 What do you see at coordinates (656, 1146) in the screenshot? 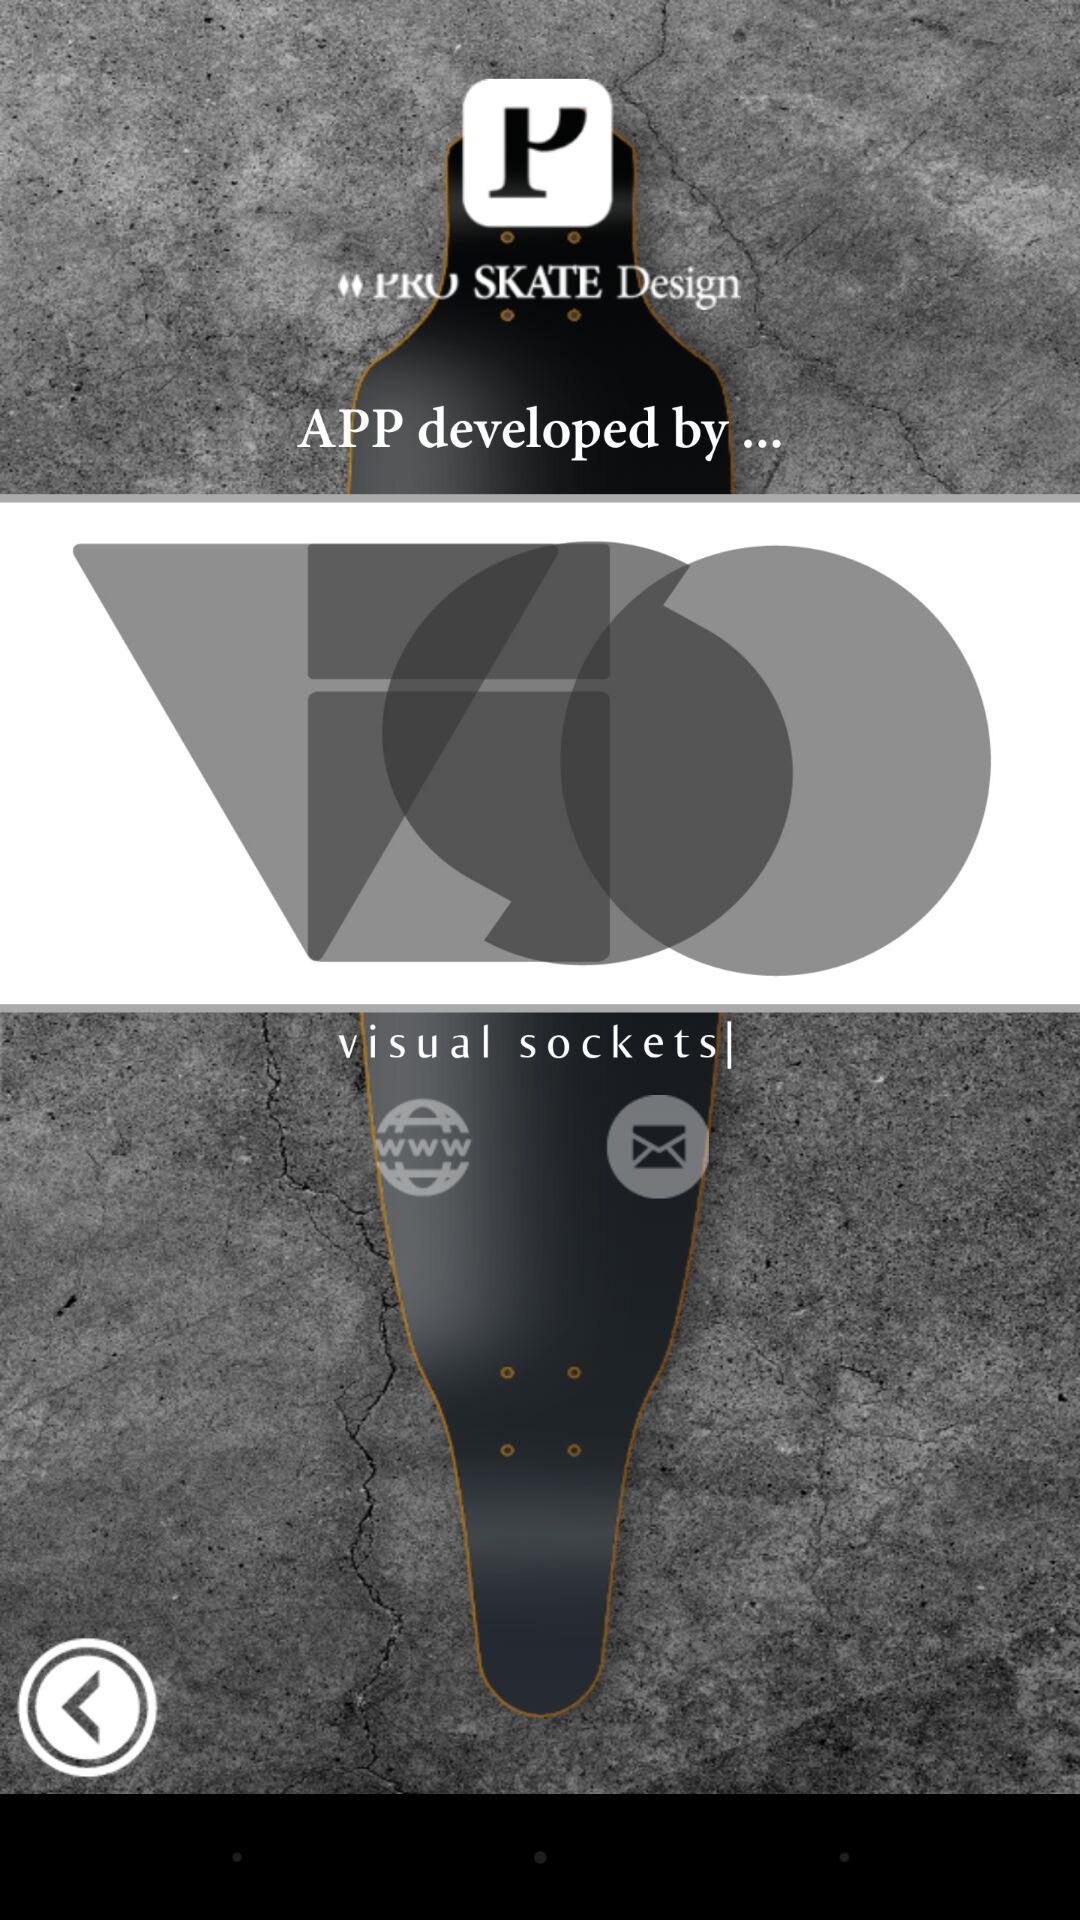
I see `messages` at bounding box center [656, 1146].